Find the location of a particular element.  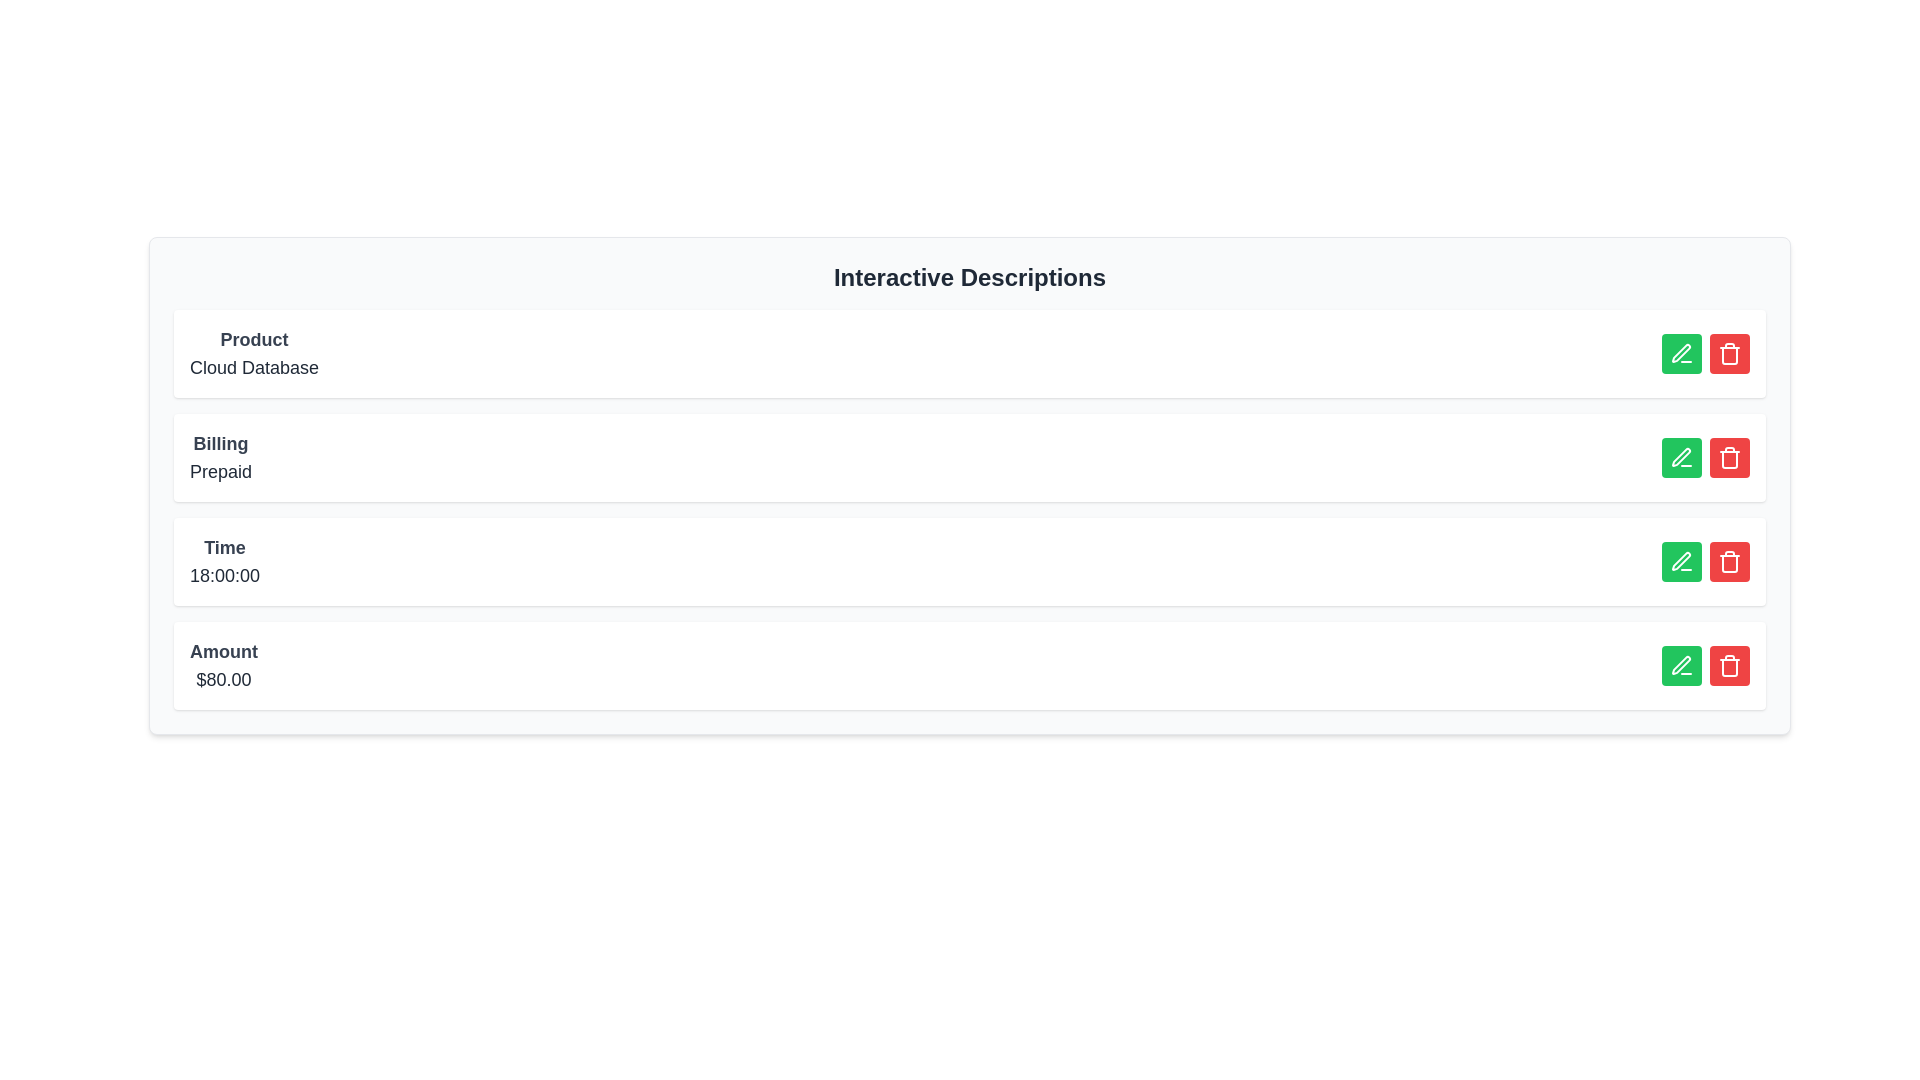

the Information card displaying the timestamp '18:00:00', which is the third card in the vertical list of items is located at coordinates (969, 562).